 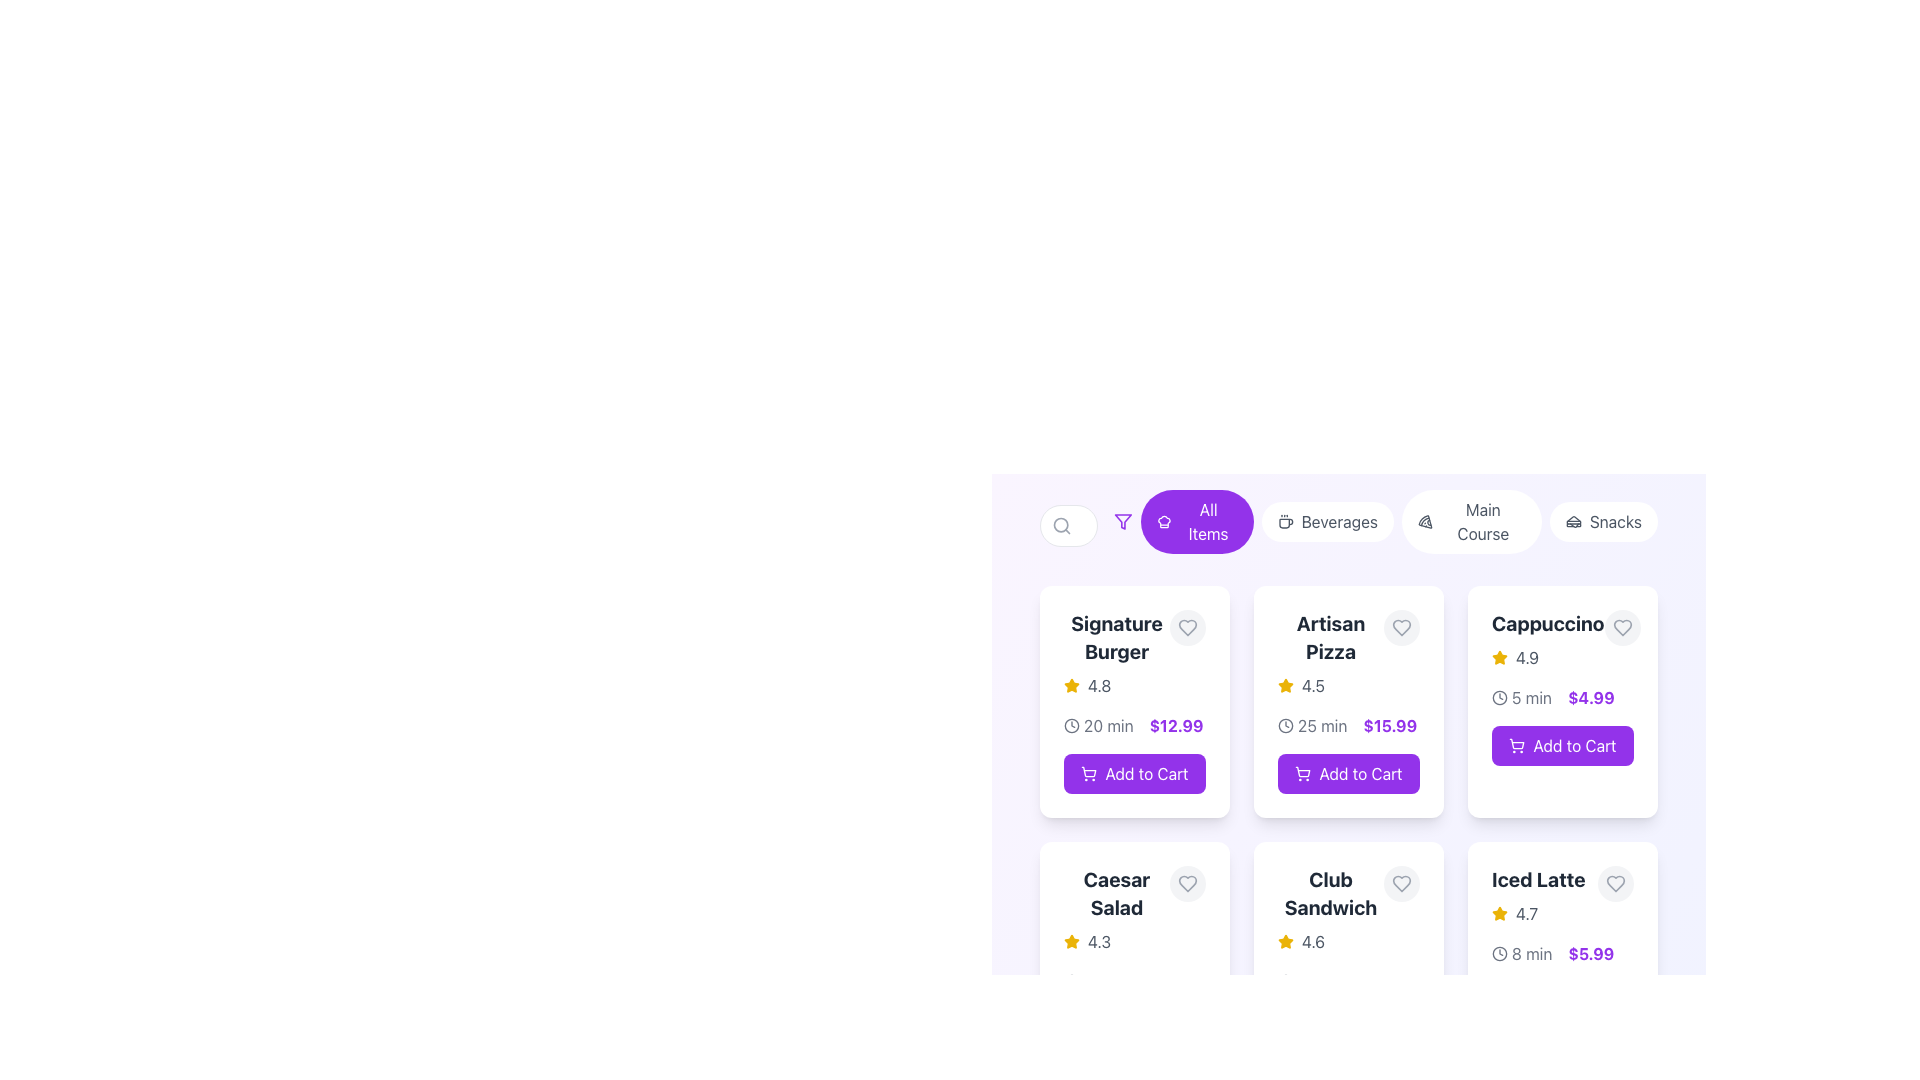 I want to click on the yellow filled star icon representing a rating next to the text '4.8', so click(x=1070, y=685).